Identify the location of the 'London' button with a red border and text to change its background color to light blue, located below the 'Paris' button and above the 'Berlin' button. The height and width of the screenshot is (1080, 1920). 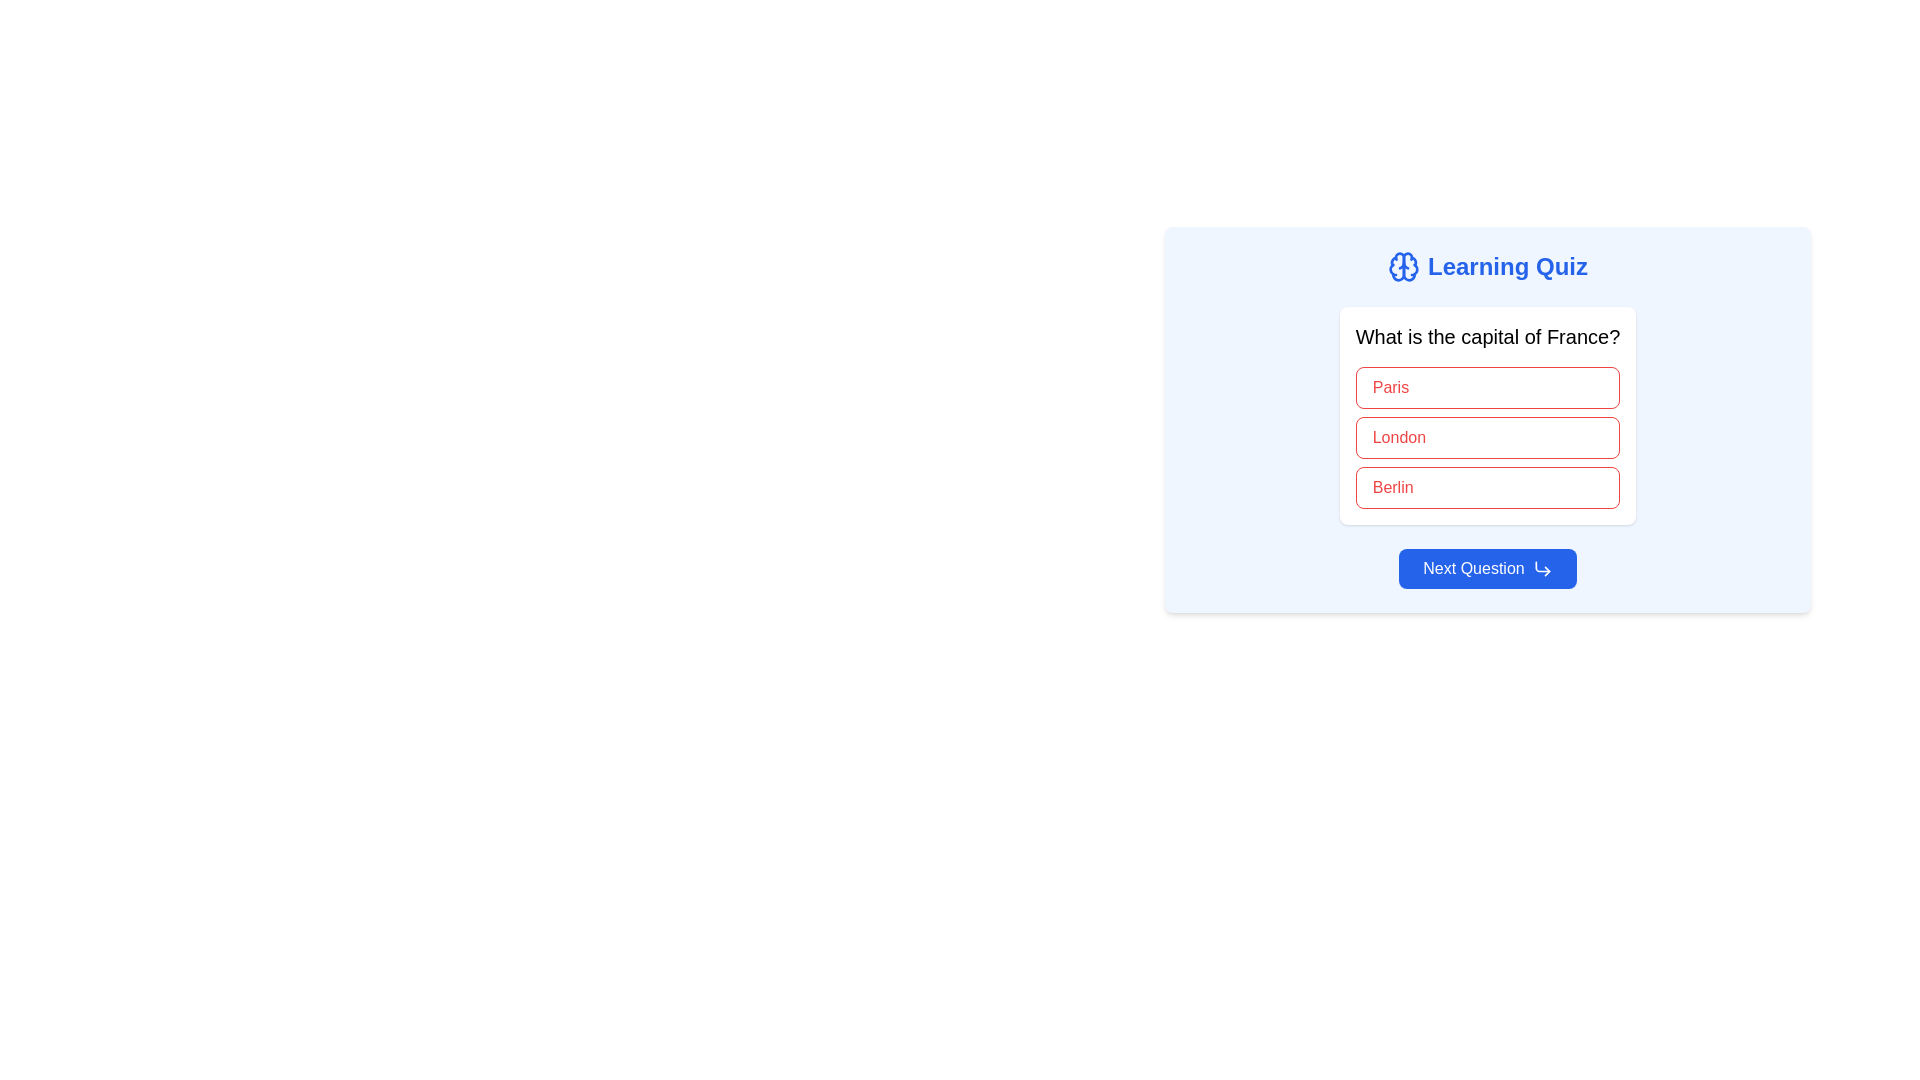
(1488, 437).